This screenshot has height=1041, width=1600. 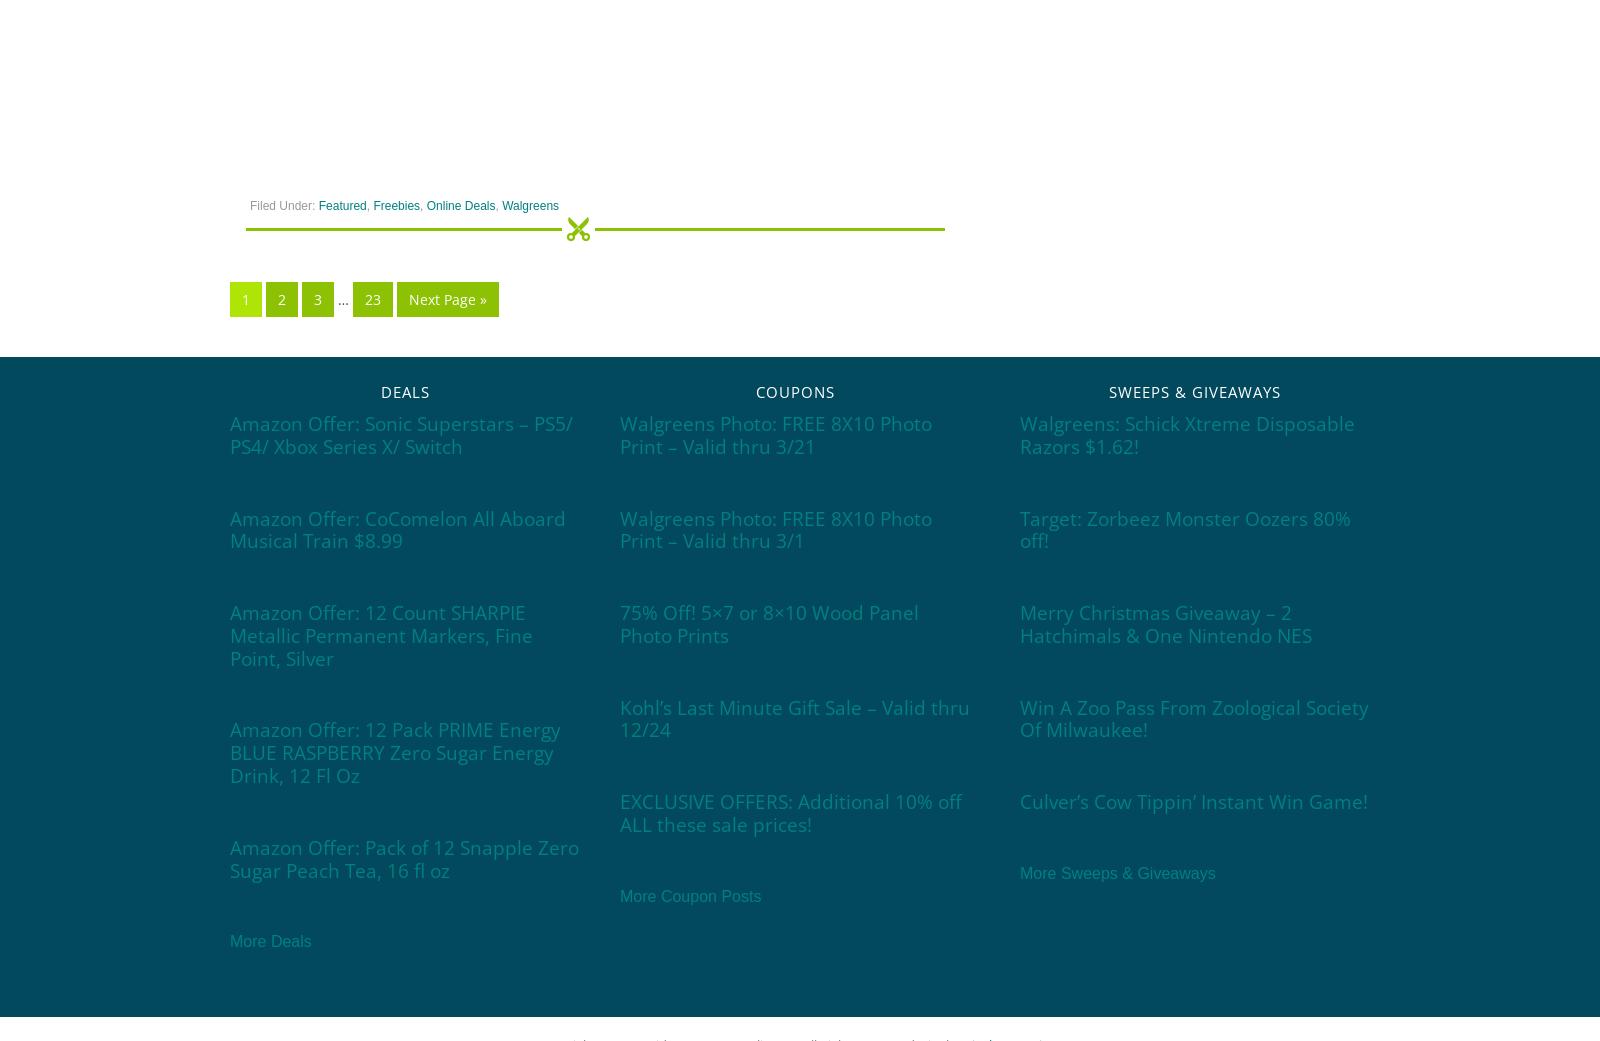 I want to click on 'Amazon Offer: 12 Pack PRIME Energy BLUE RASPBERRY Zero Sugar Energy Drink, 12 Fl Oz', so click(x=395, y=752).